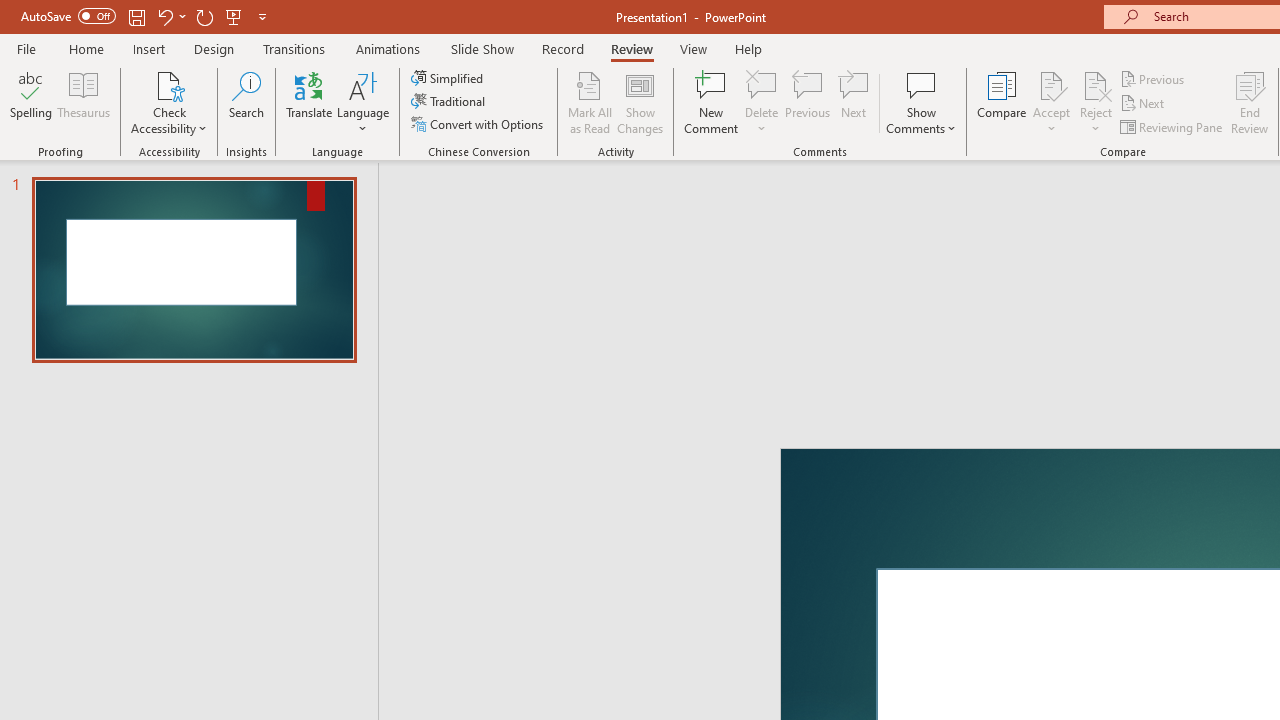 This screenshot has width=1280, height=720. What do you see at coordinates (1095, 103) in the screenshot?
I see `'Reject'` at bounding box center [1095, 103].